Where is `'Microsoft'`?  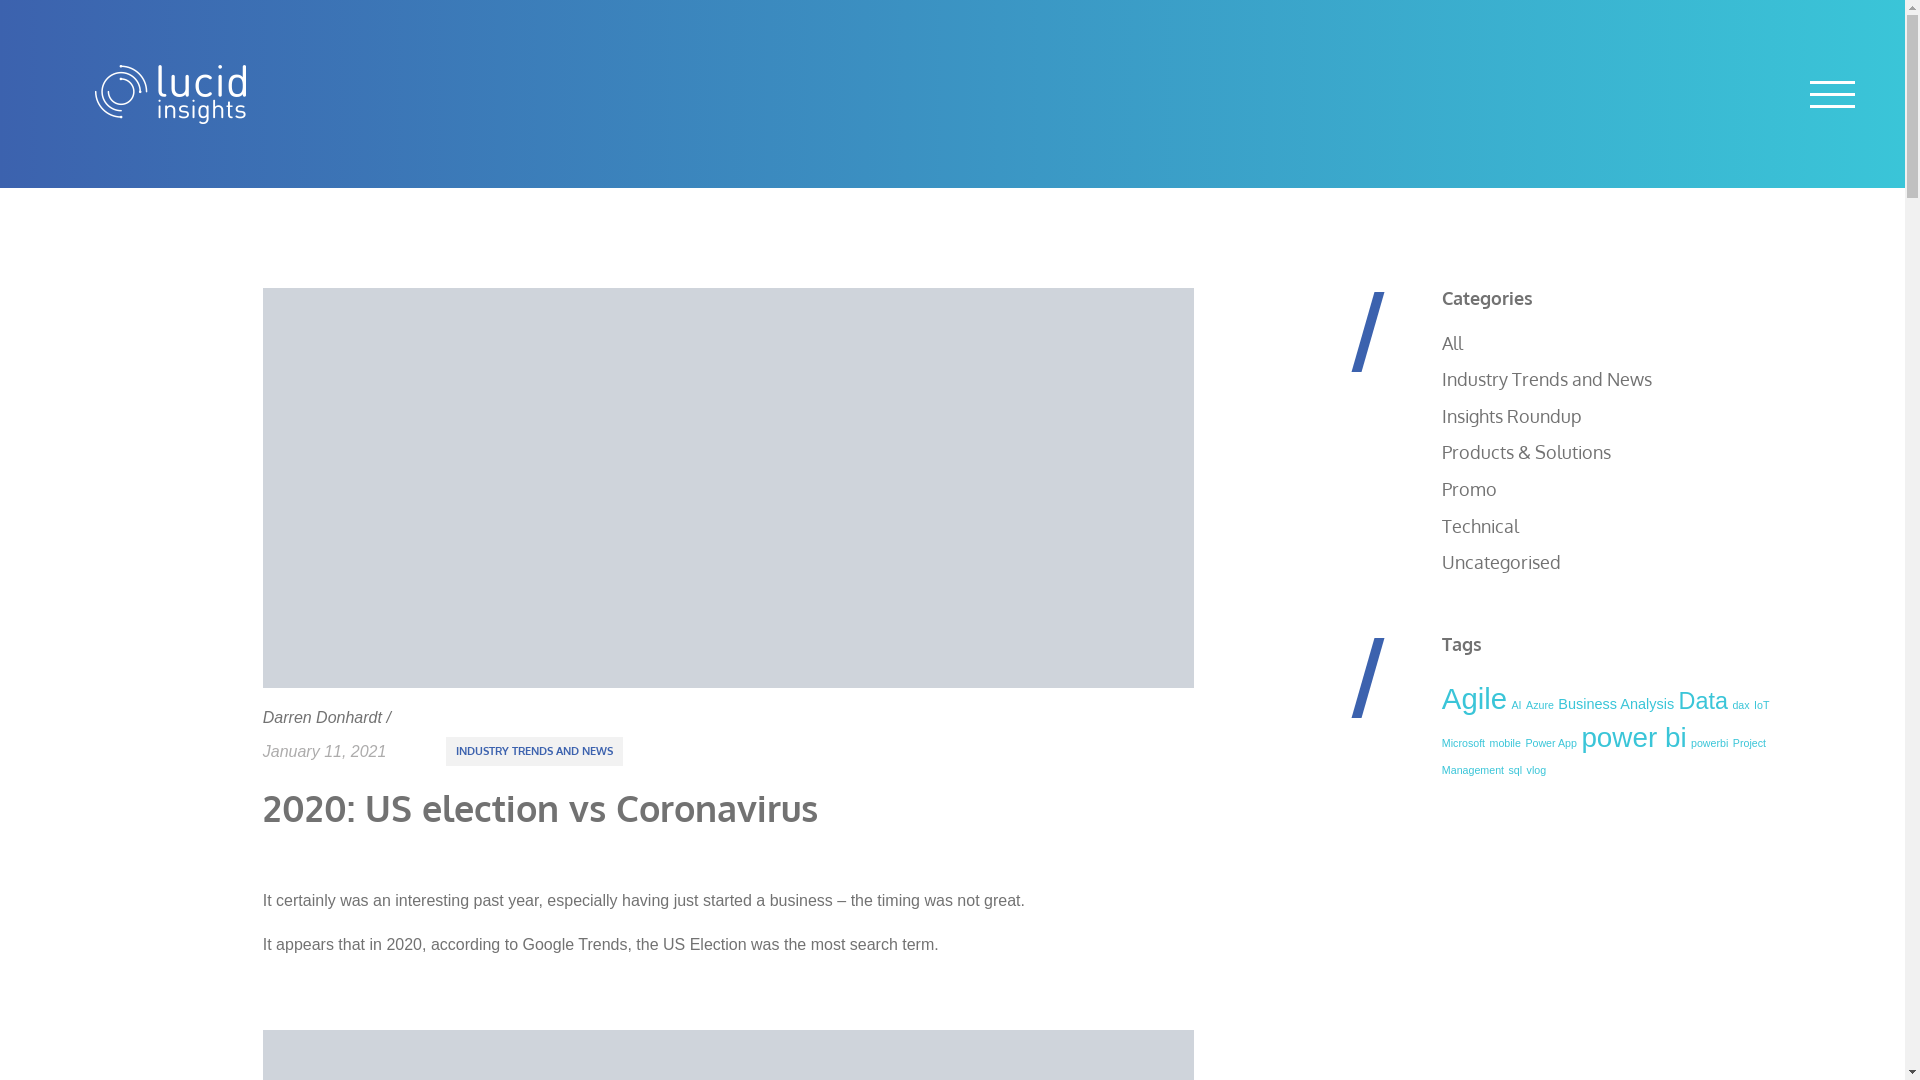 'Microsoft' is located at coordinates (1441, 743).